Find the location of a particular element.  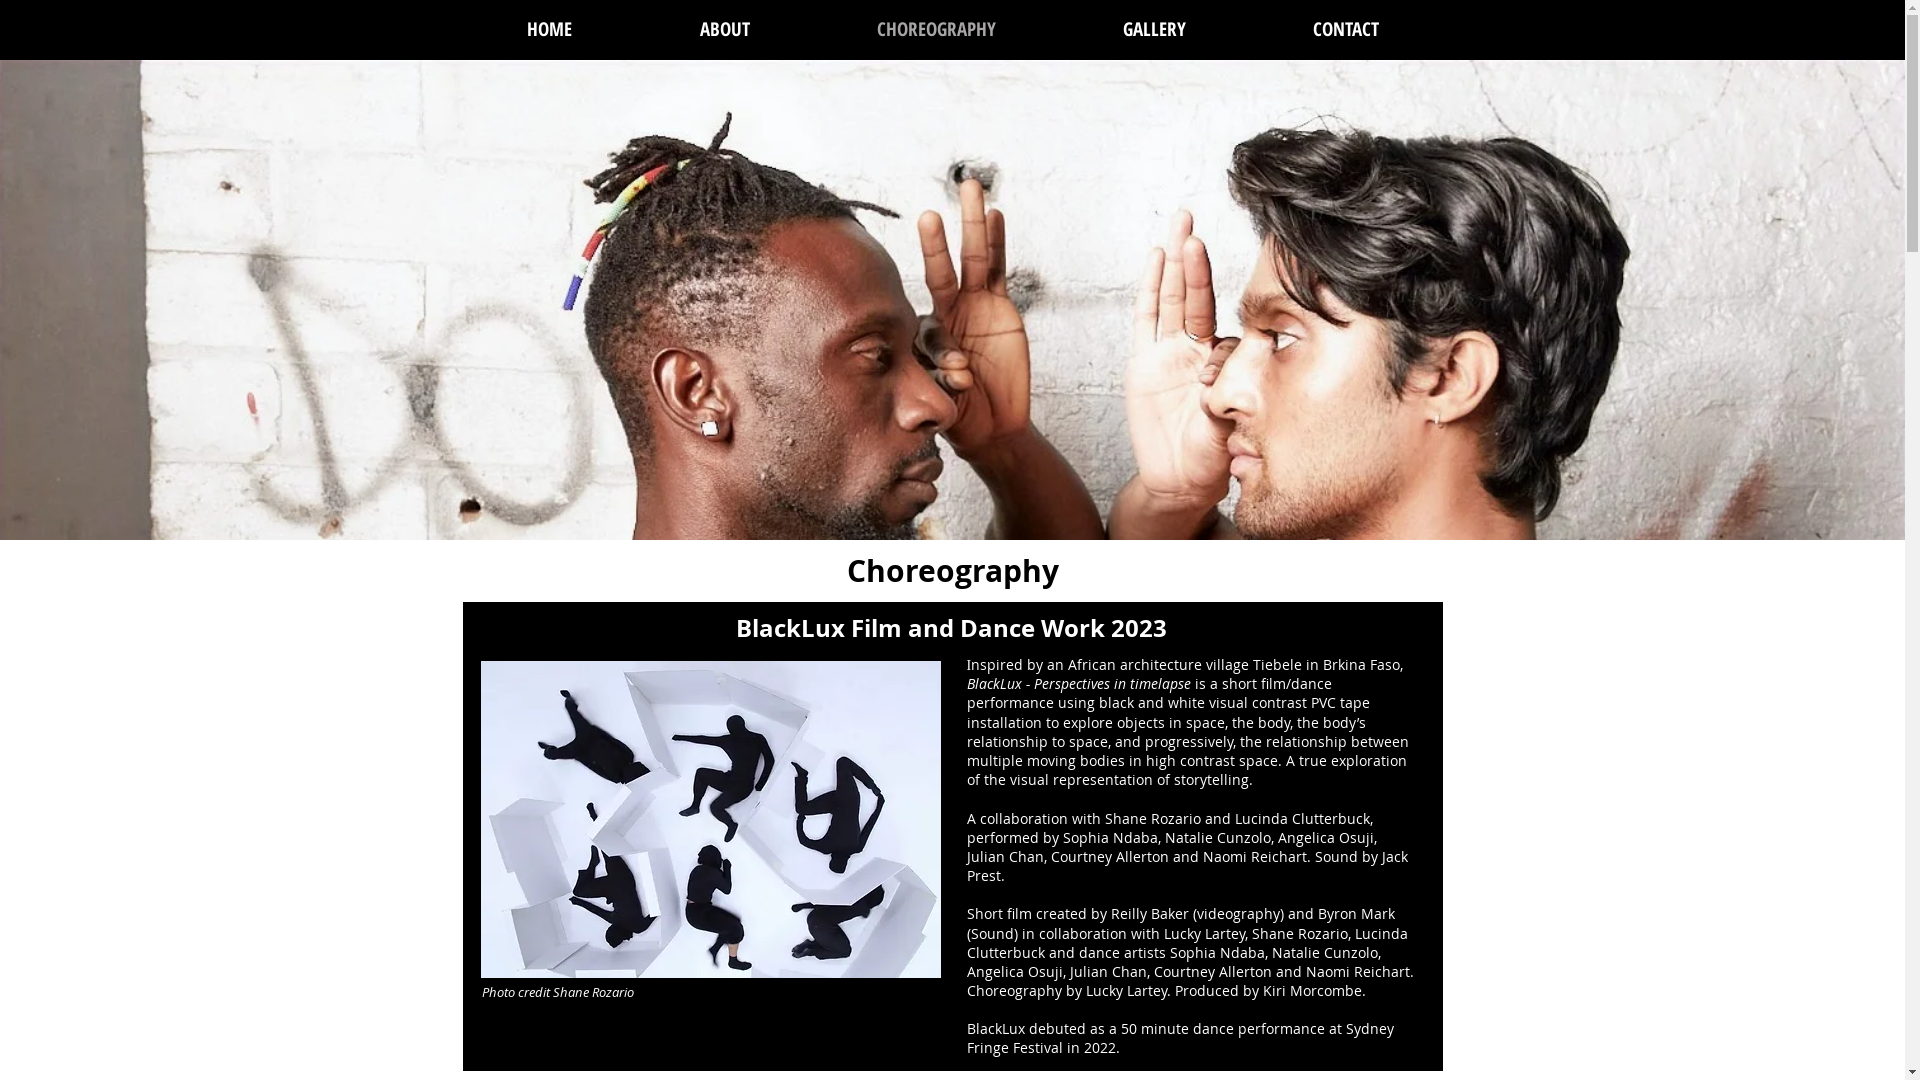

'CHOREOGRAPHY' is located at coordinates (935, 29).